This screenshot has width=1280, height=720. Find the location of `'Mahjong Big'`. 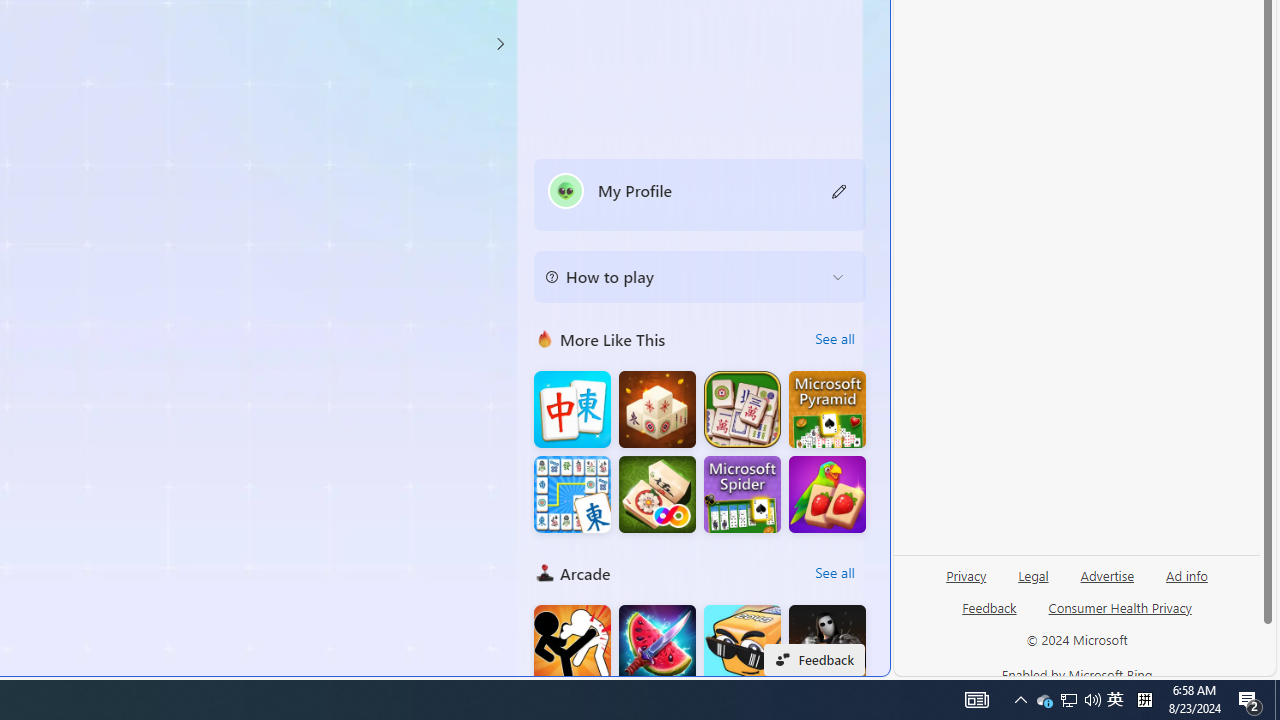

'Mahjong Big' is located at coordinates (571, 408).